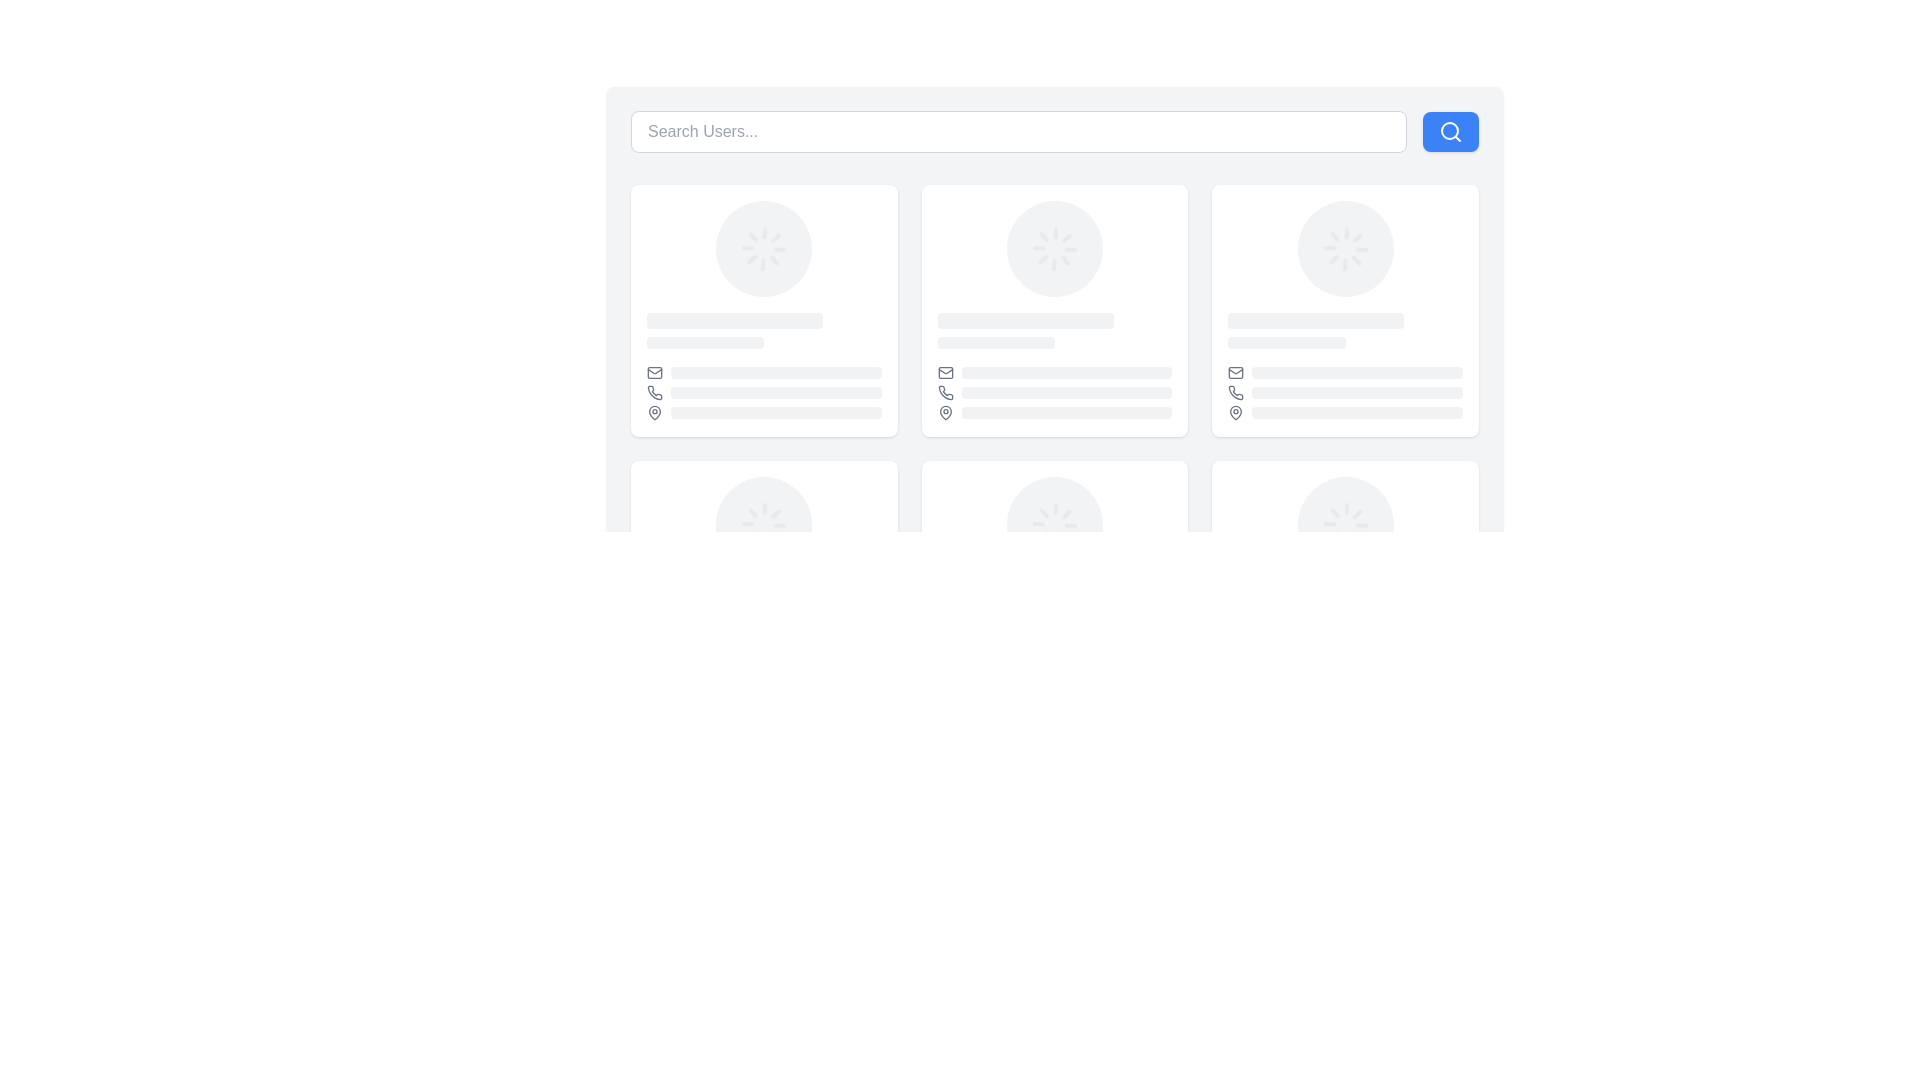  I want to click on the magnifying glass icon located within the blue rectangular button to the right of the search input box, so click(1450, 131).